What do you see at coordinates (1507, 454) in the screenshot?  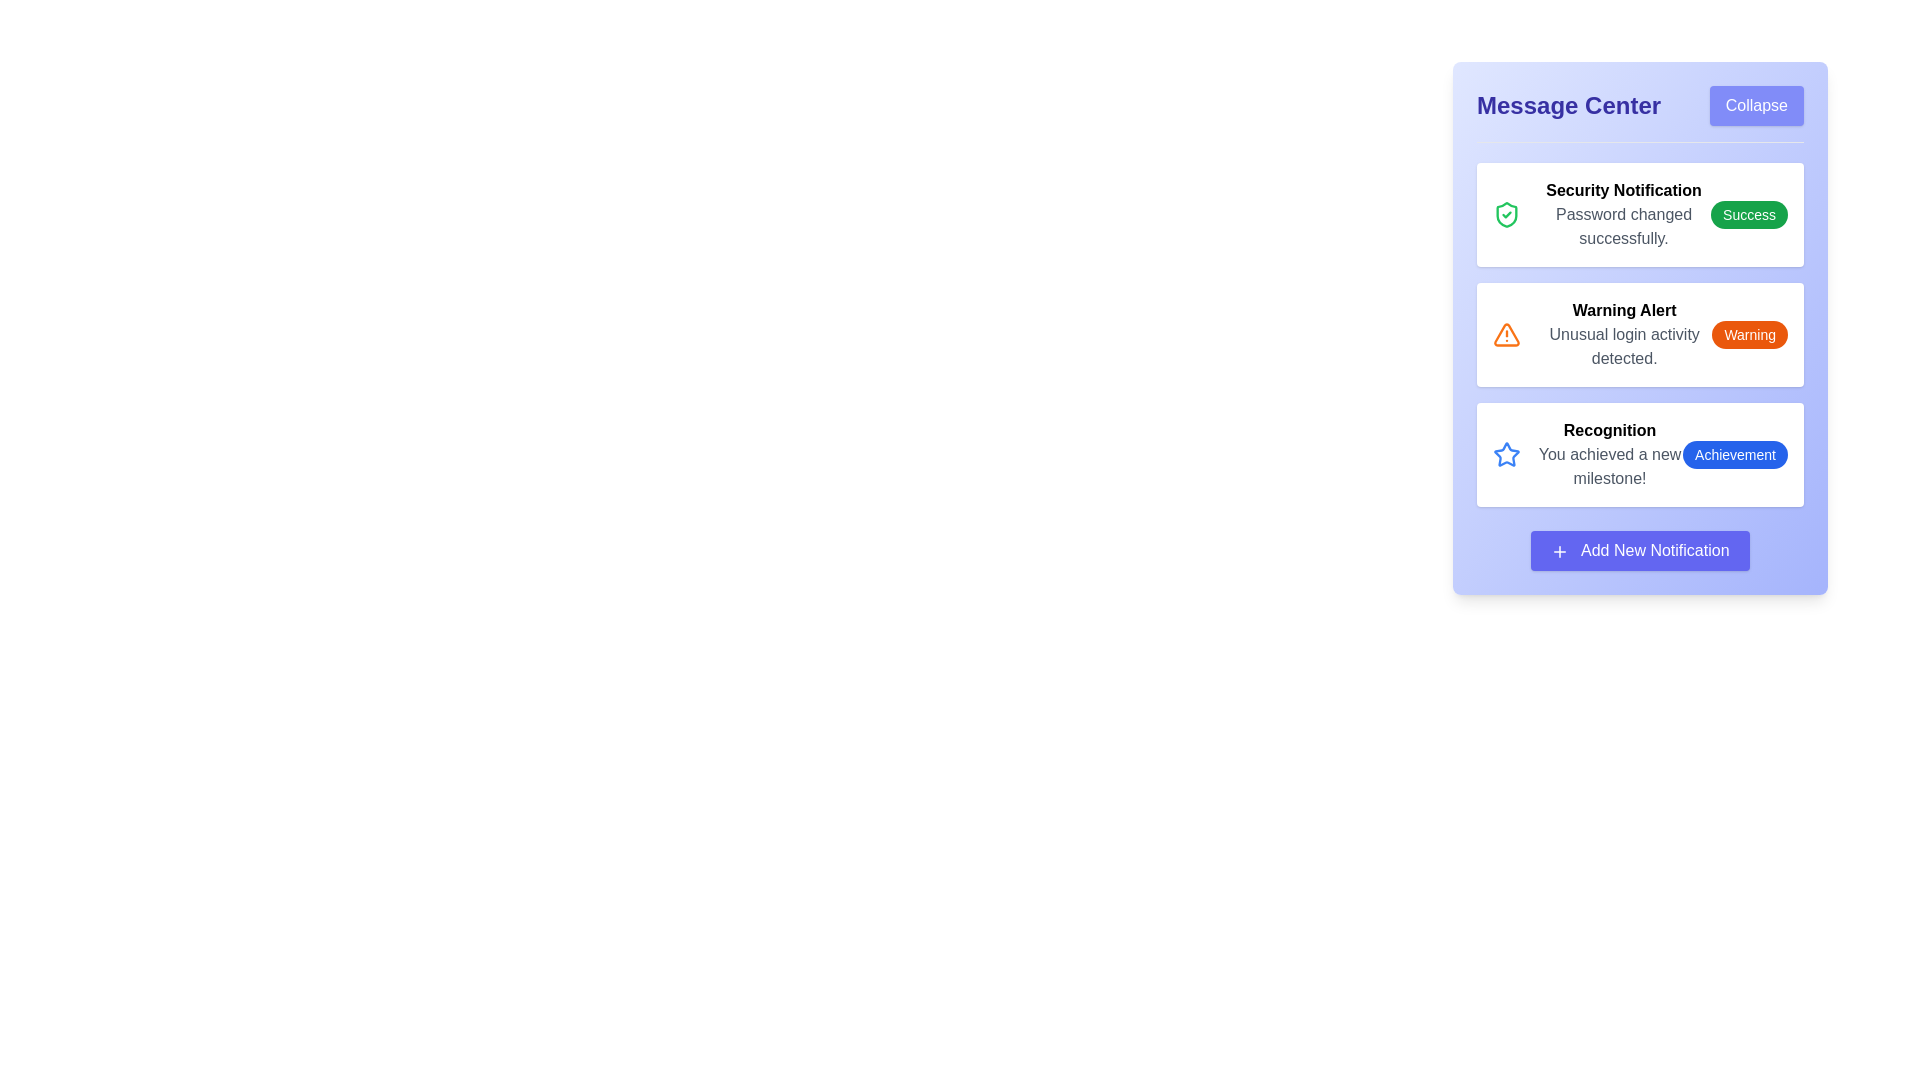 I see `the blue star icon outlined with a white inner fill that is located within the 'Recognition' notification card in the 'Message Center'` at bounding box center [1507, 454].